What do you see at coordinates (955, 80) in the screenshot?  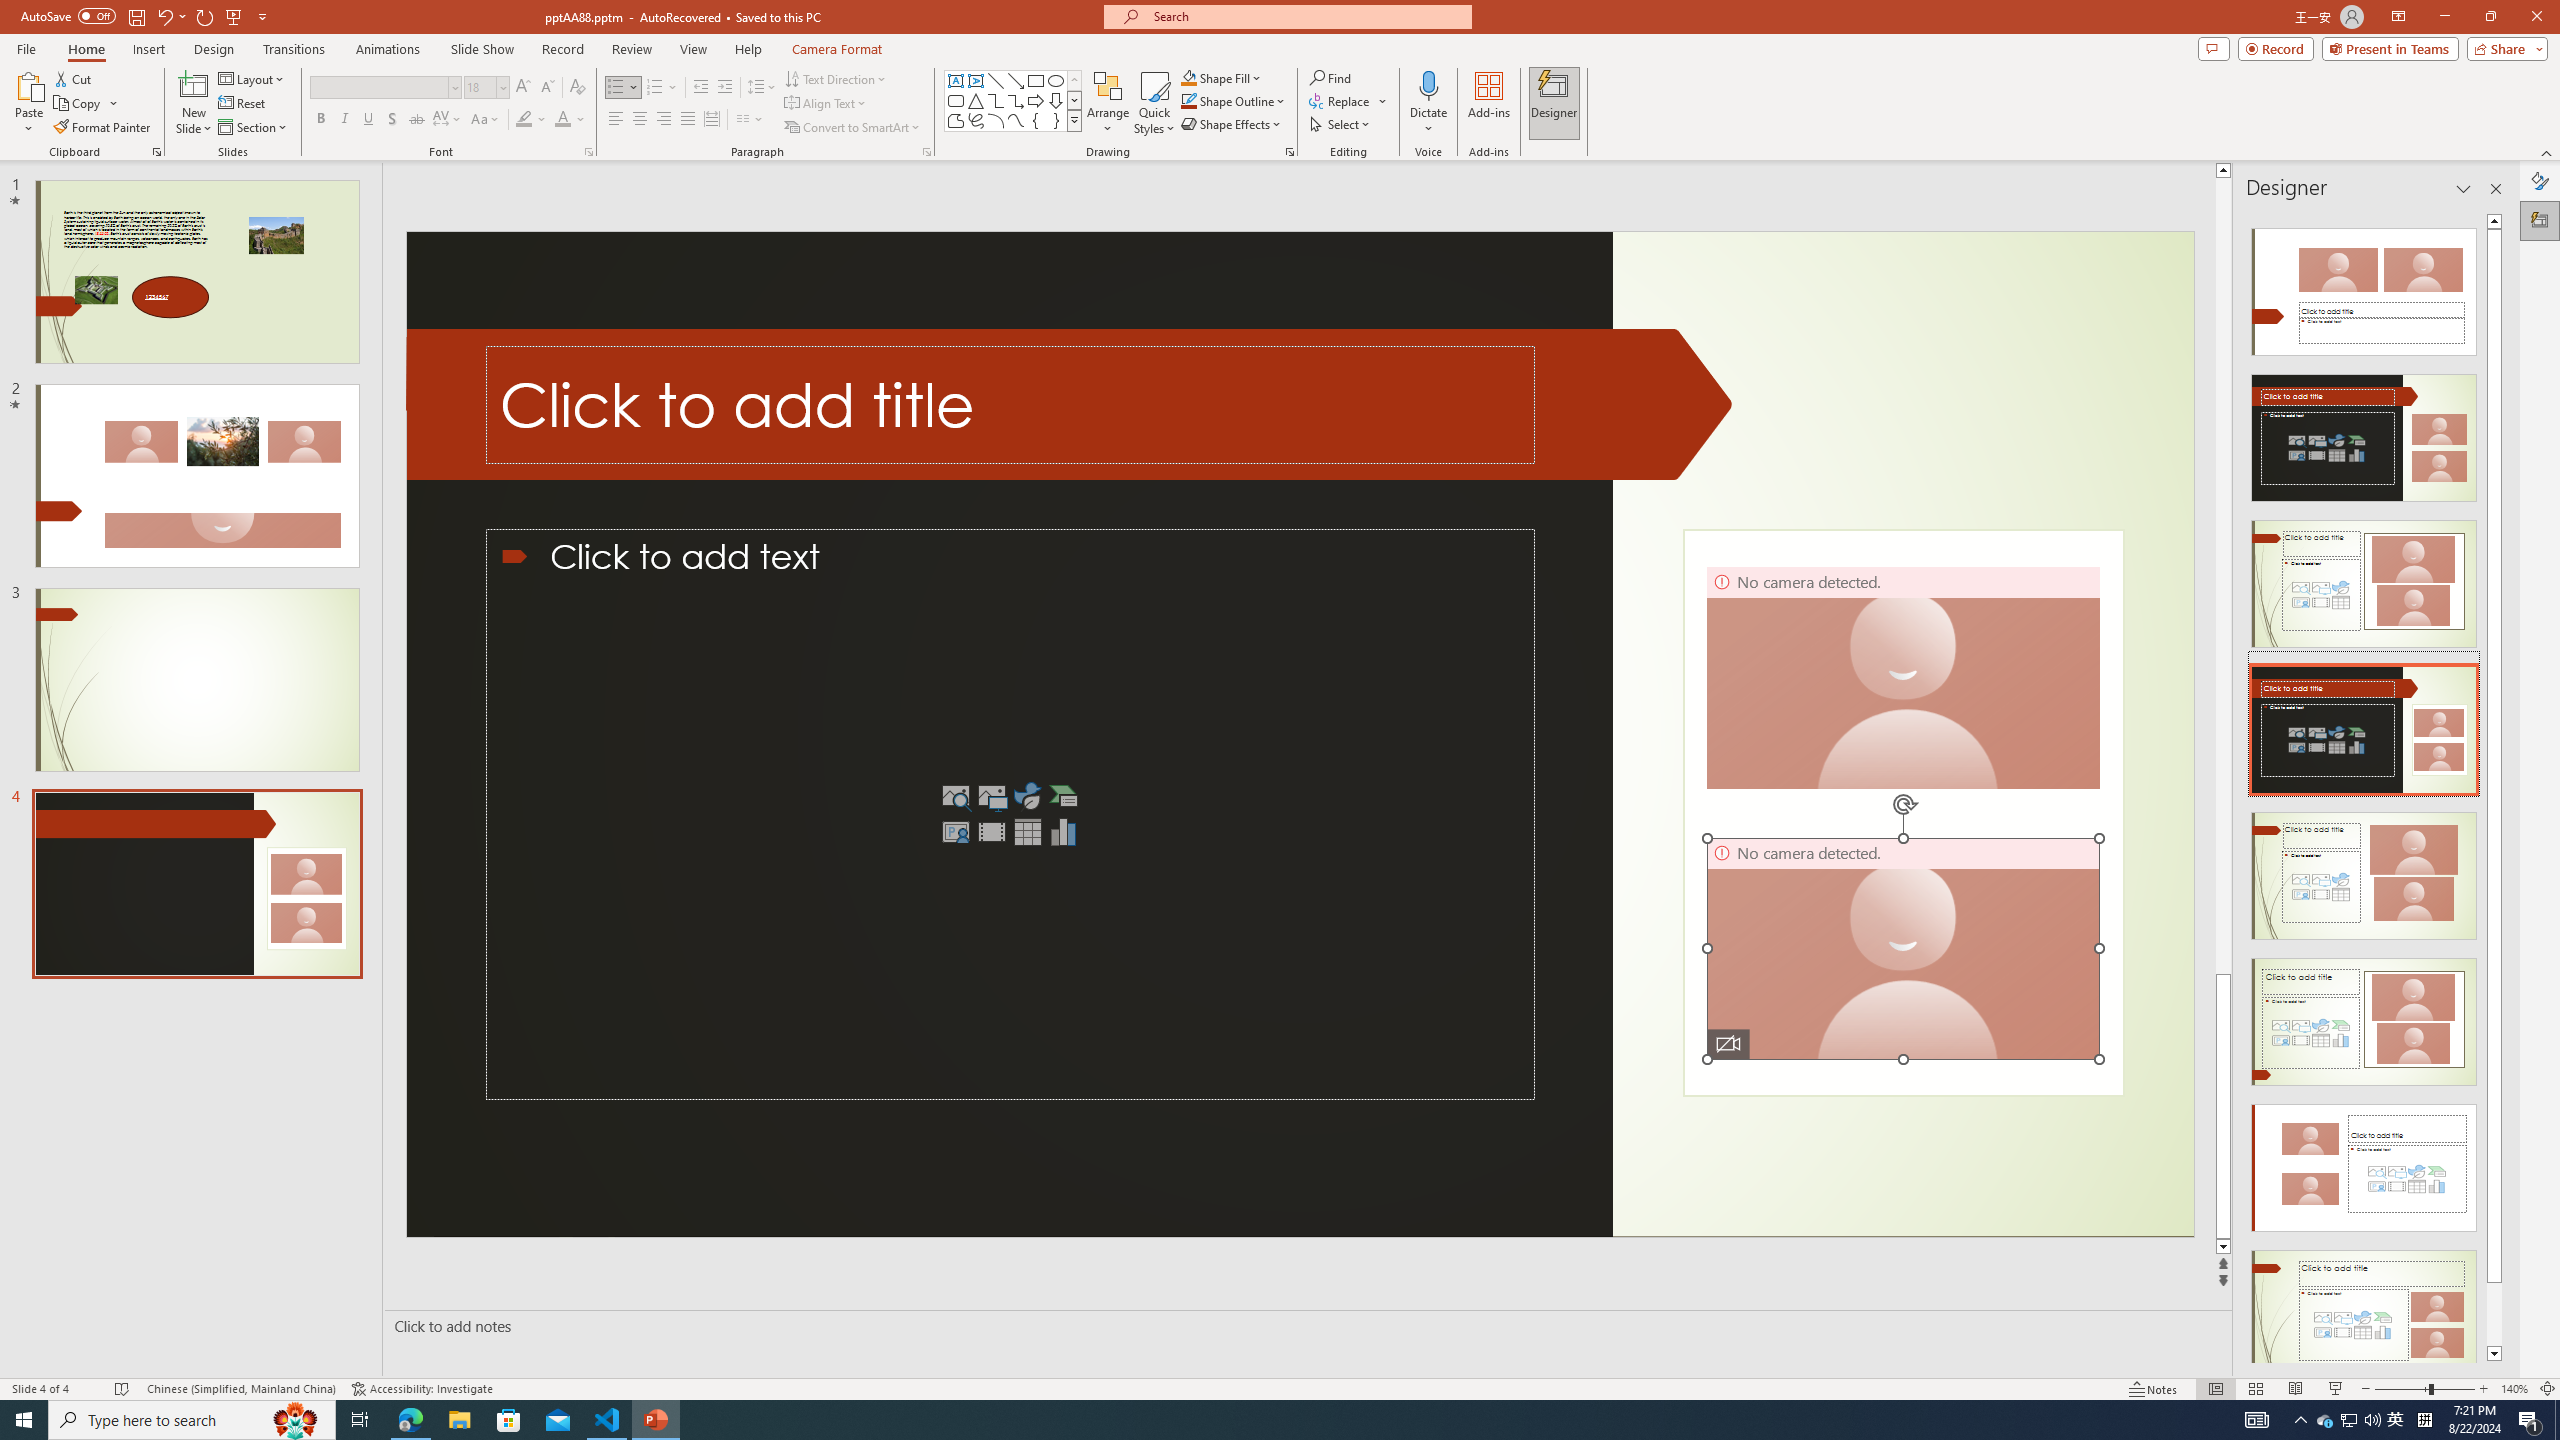 I see `'Text Box'` at bounding box center [955, 80].